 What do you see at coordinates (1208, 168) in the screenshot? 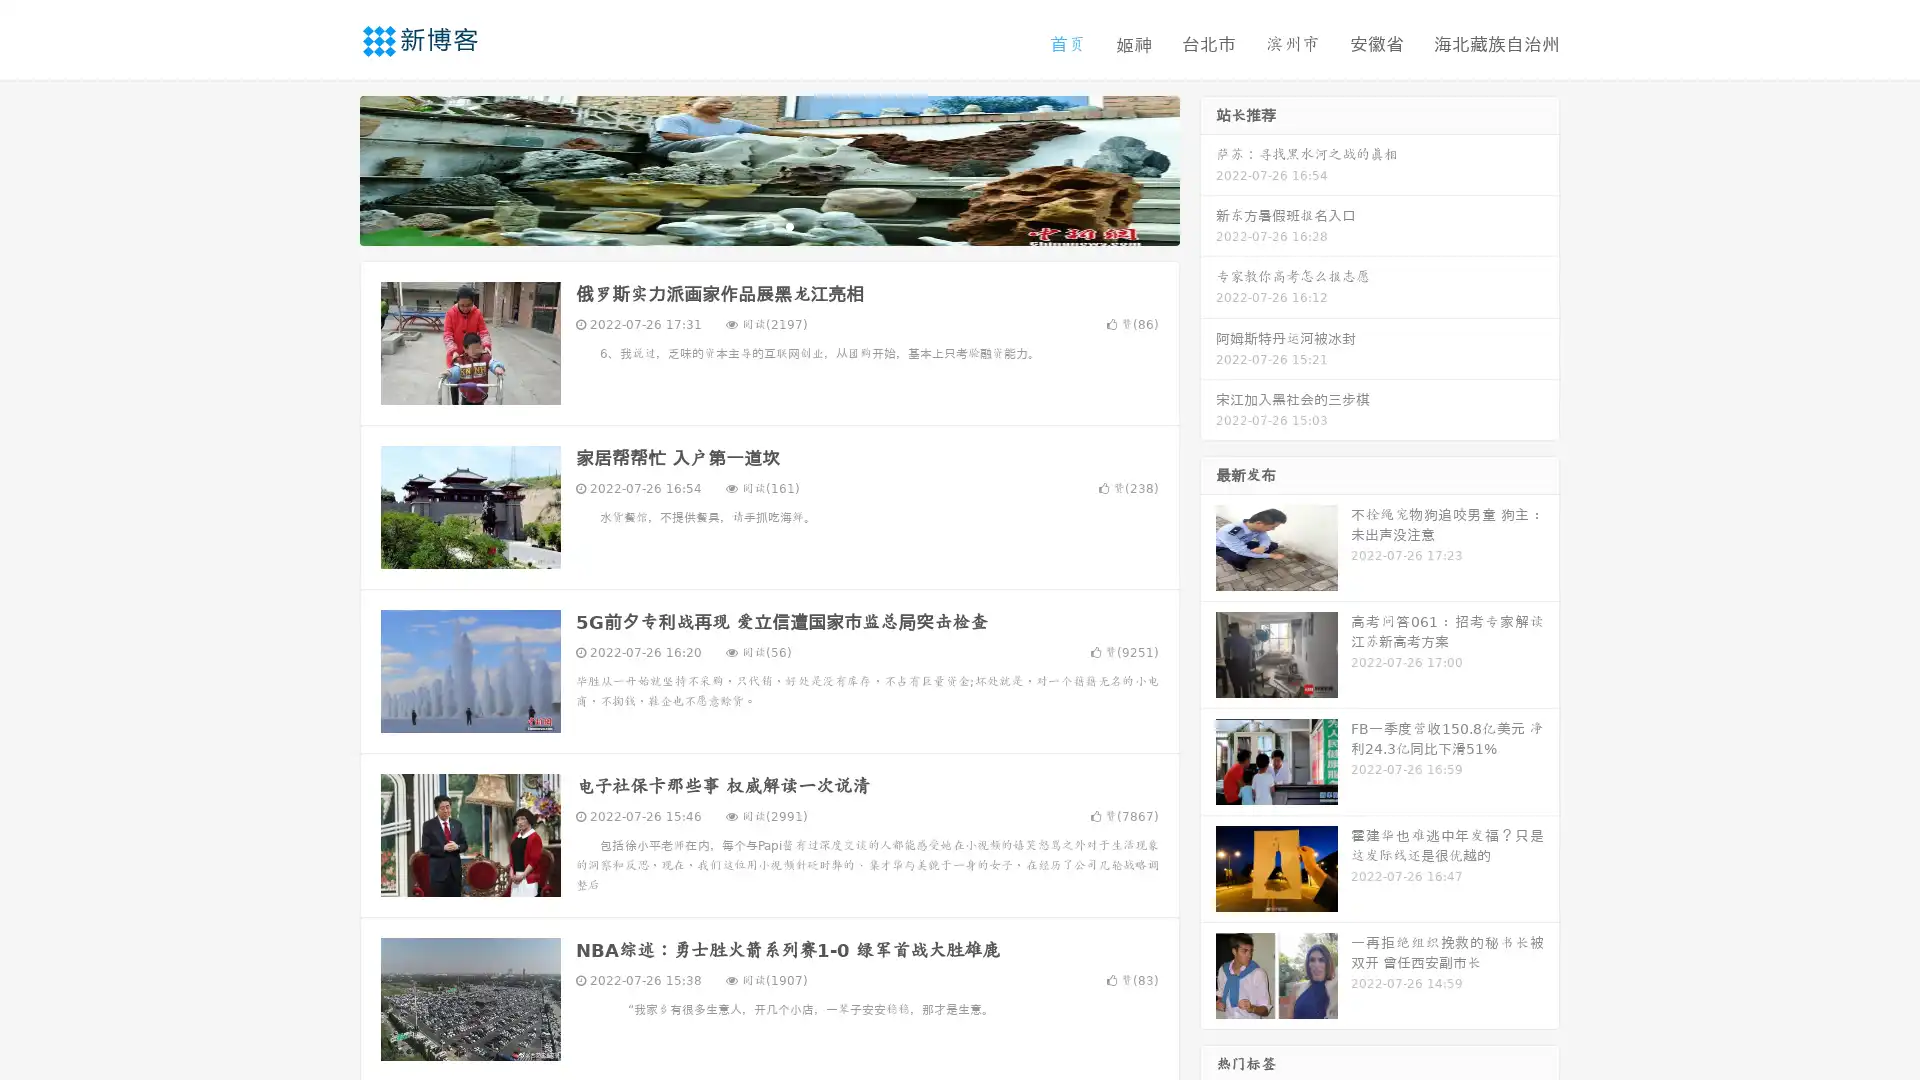
I see `Next slide` at bounding box center [1208, 168].